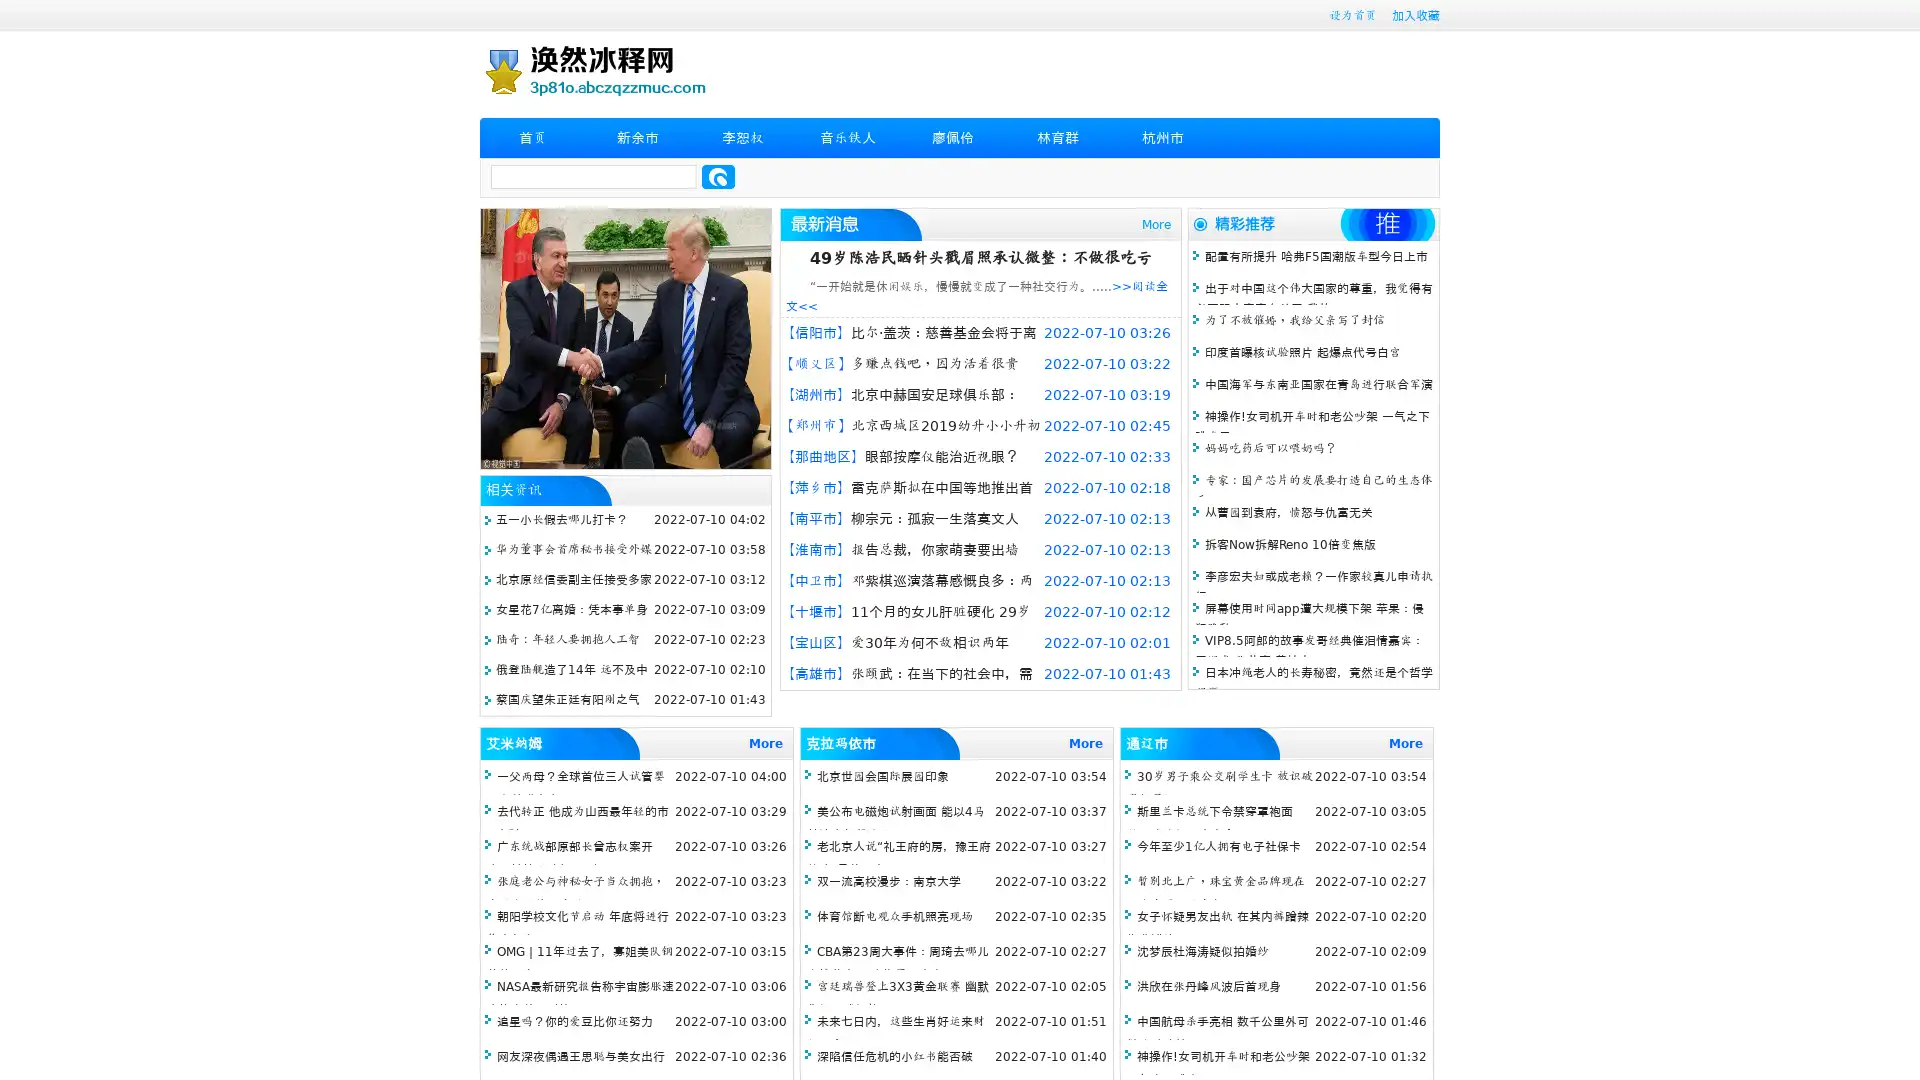  I want to click on Search, so click(718, 176).